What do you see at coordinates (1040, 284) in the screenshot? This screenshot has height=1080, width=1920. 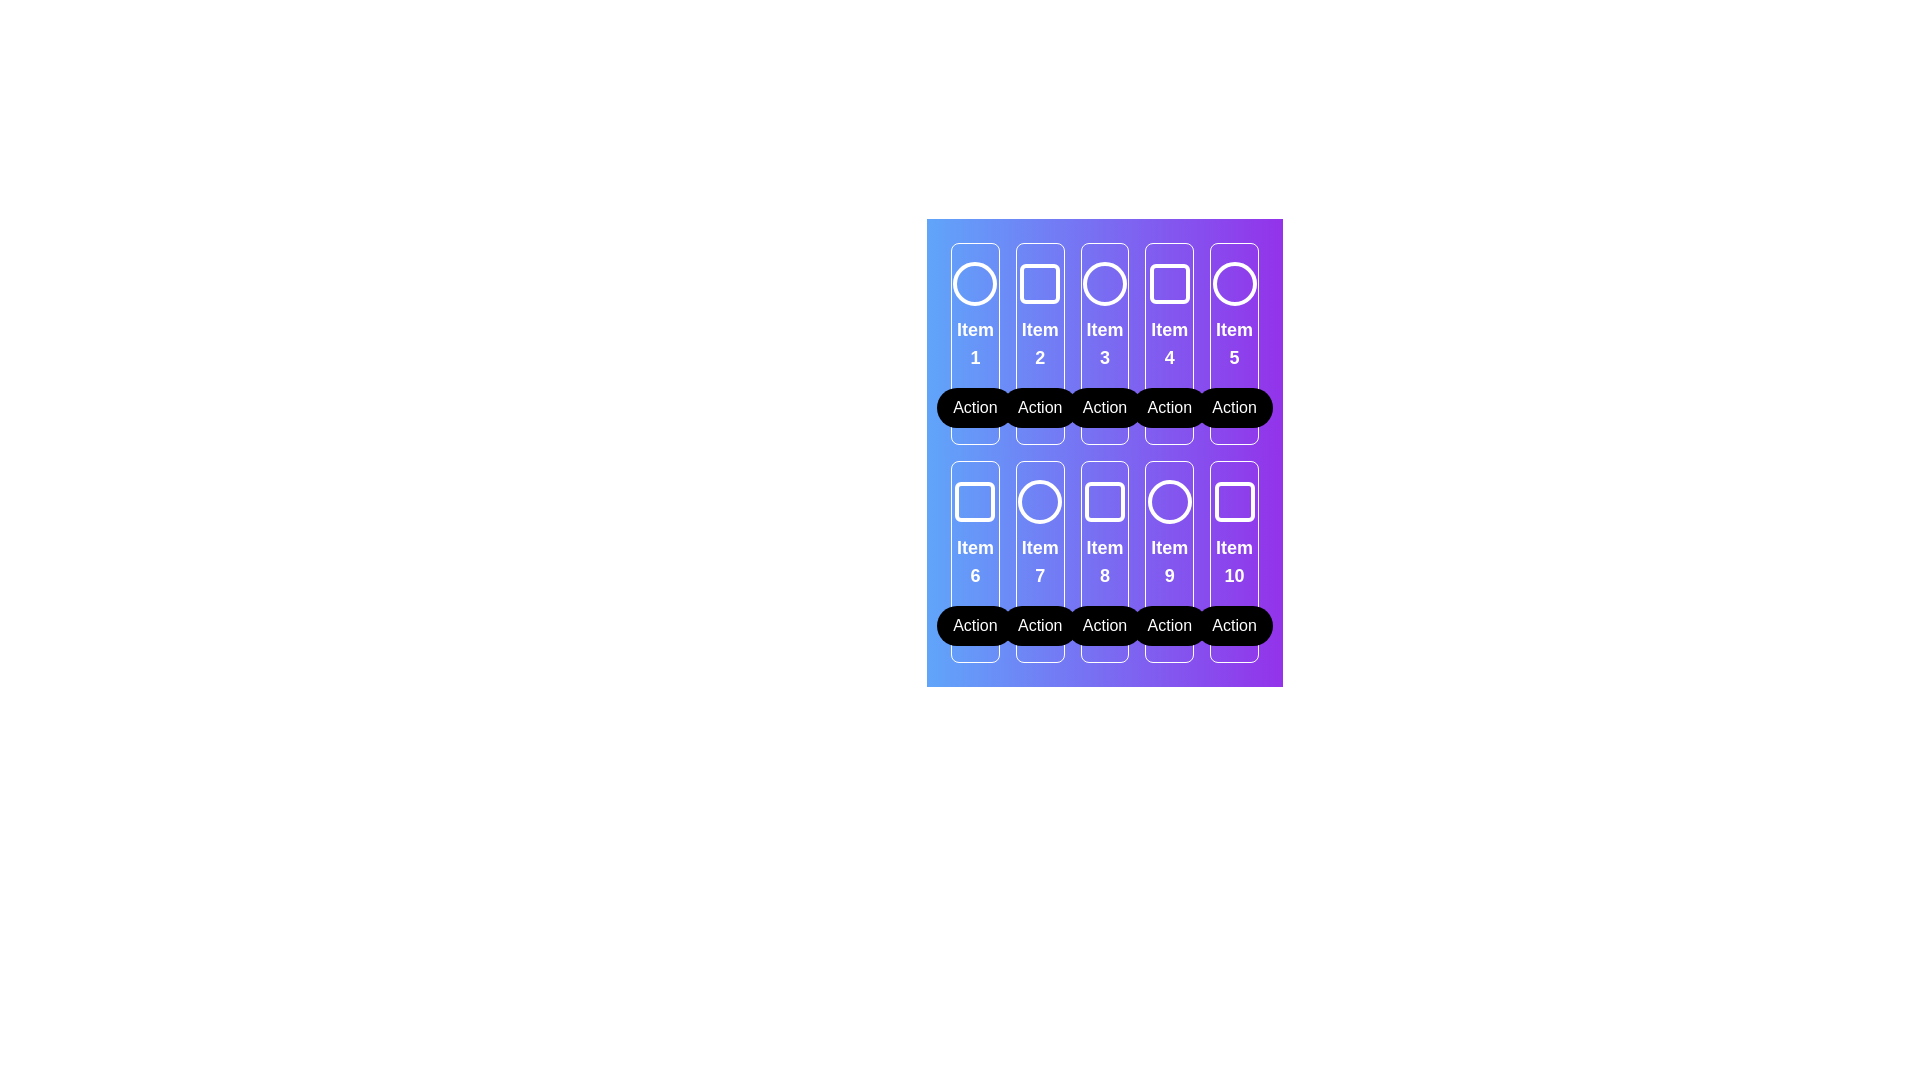 I see `SVG-based icon located as the second element in a horizontal sequence of five similar SVG containers in the top row of the grid, positioned in the top-right center of the main interface` at bounding box center [1040, 284].